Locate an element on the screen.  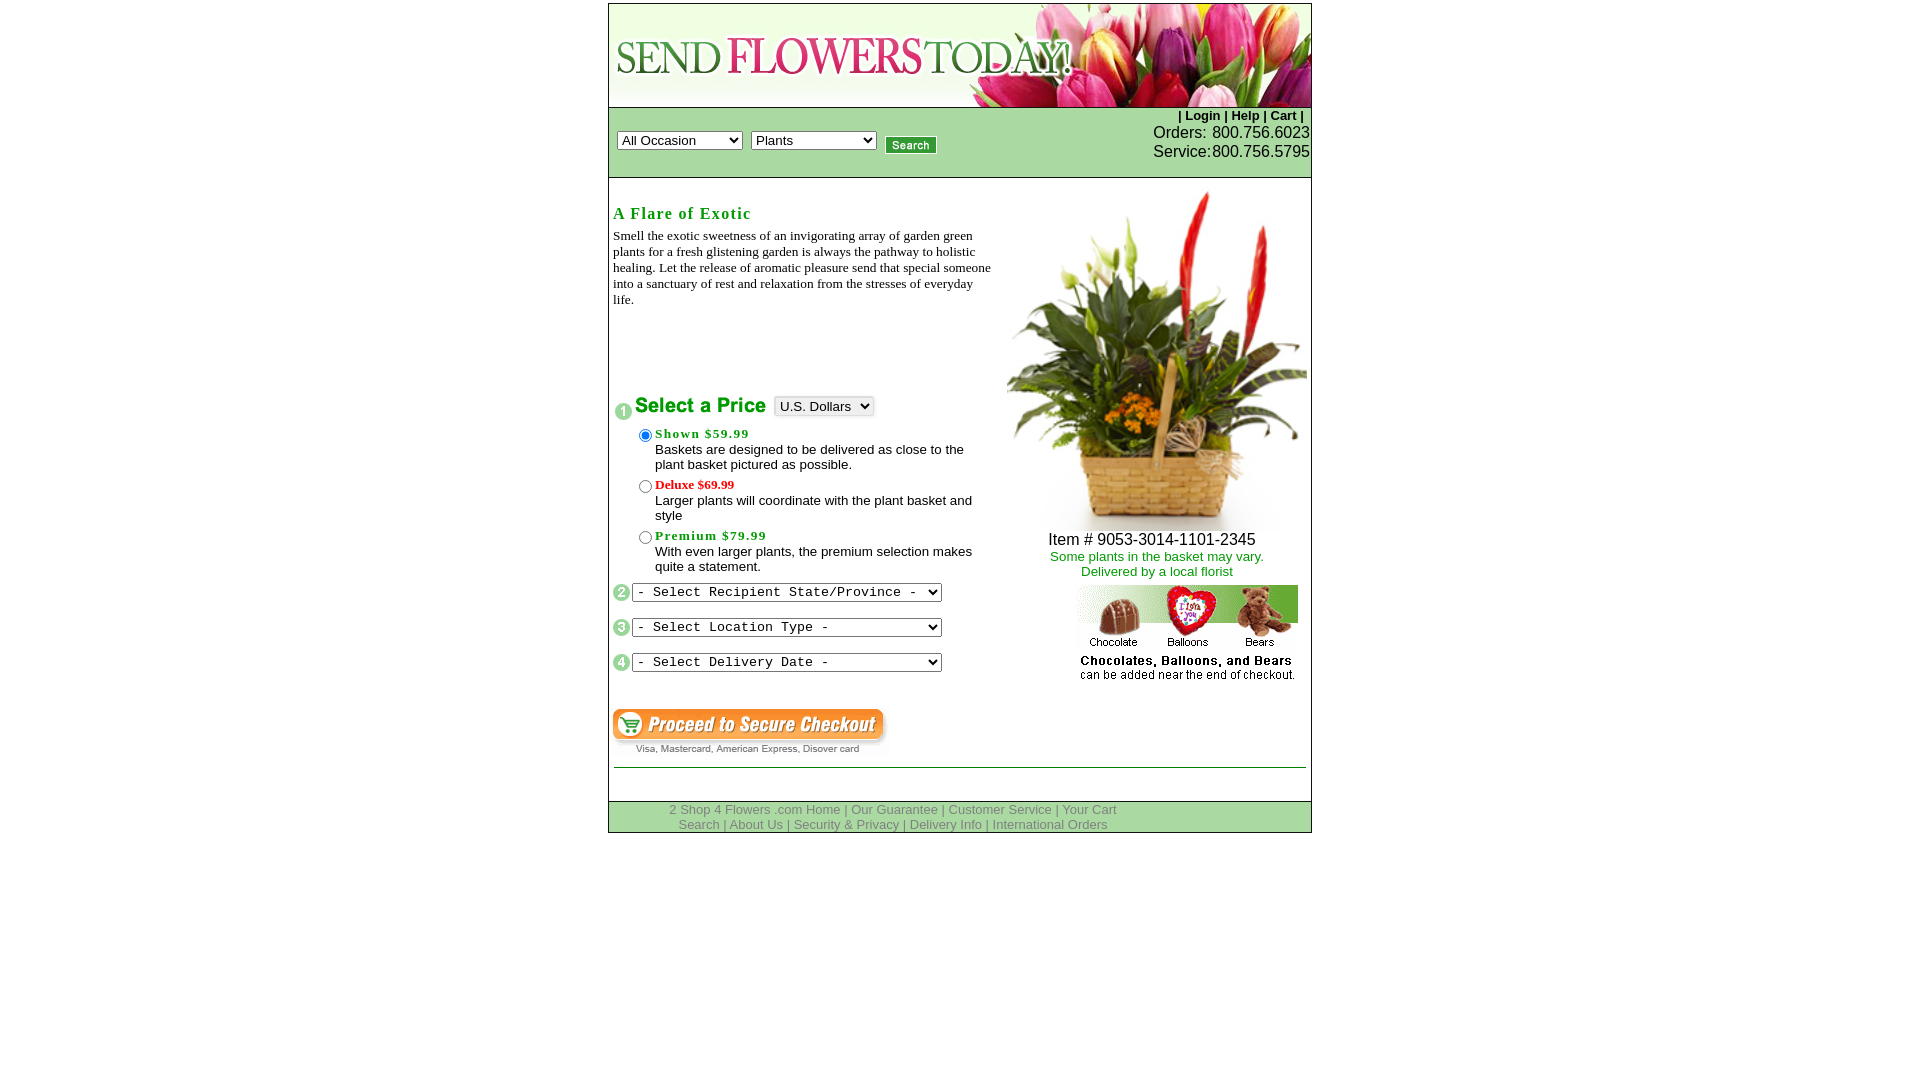
'2 Shop 4 Flowers .com Home' is located at coordinates (753, 808).